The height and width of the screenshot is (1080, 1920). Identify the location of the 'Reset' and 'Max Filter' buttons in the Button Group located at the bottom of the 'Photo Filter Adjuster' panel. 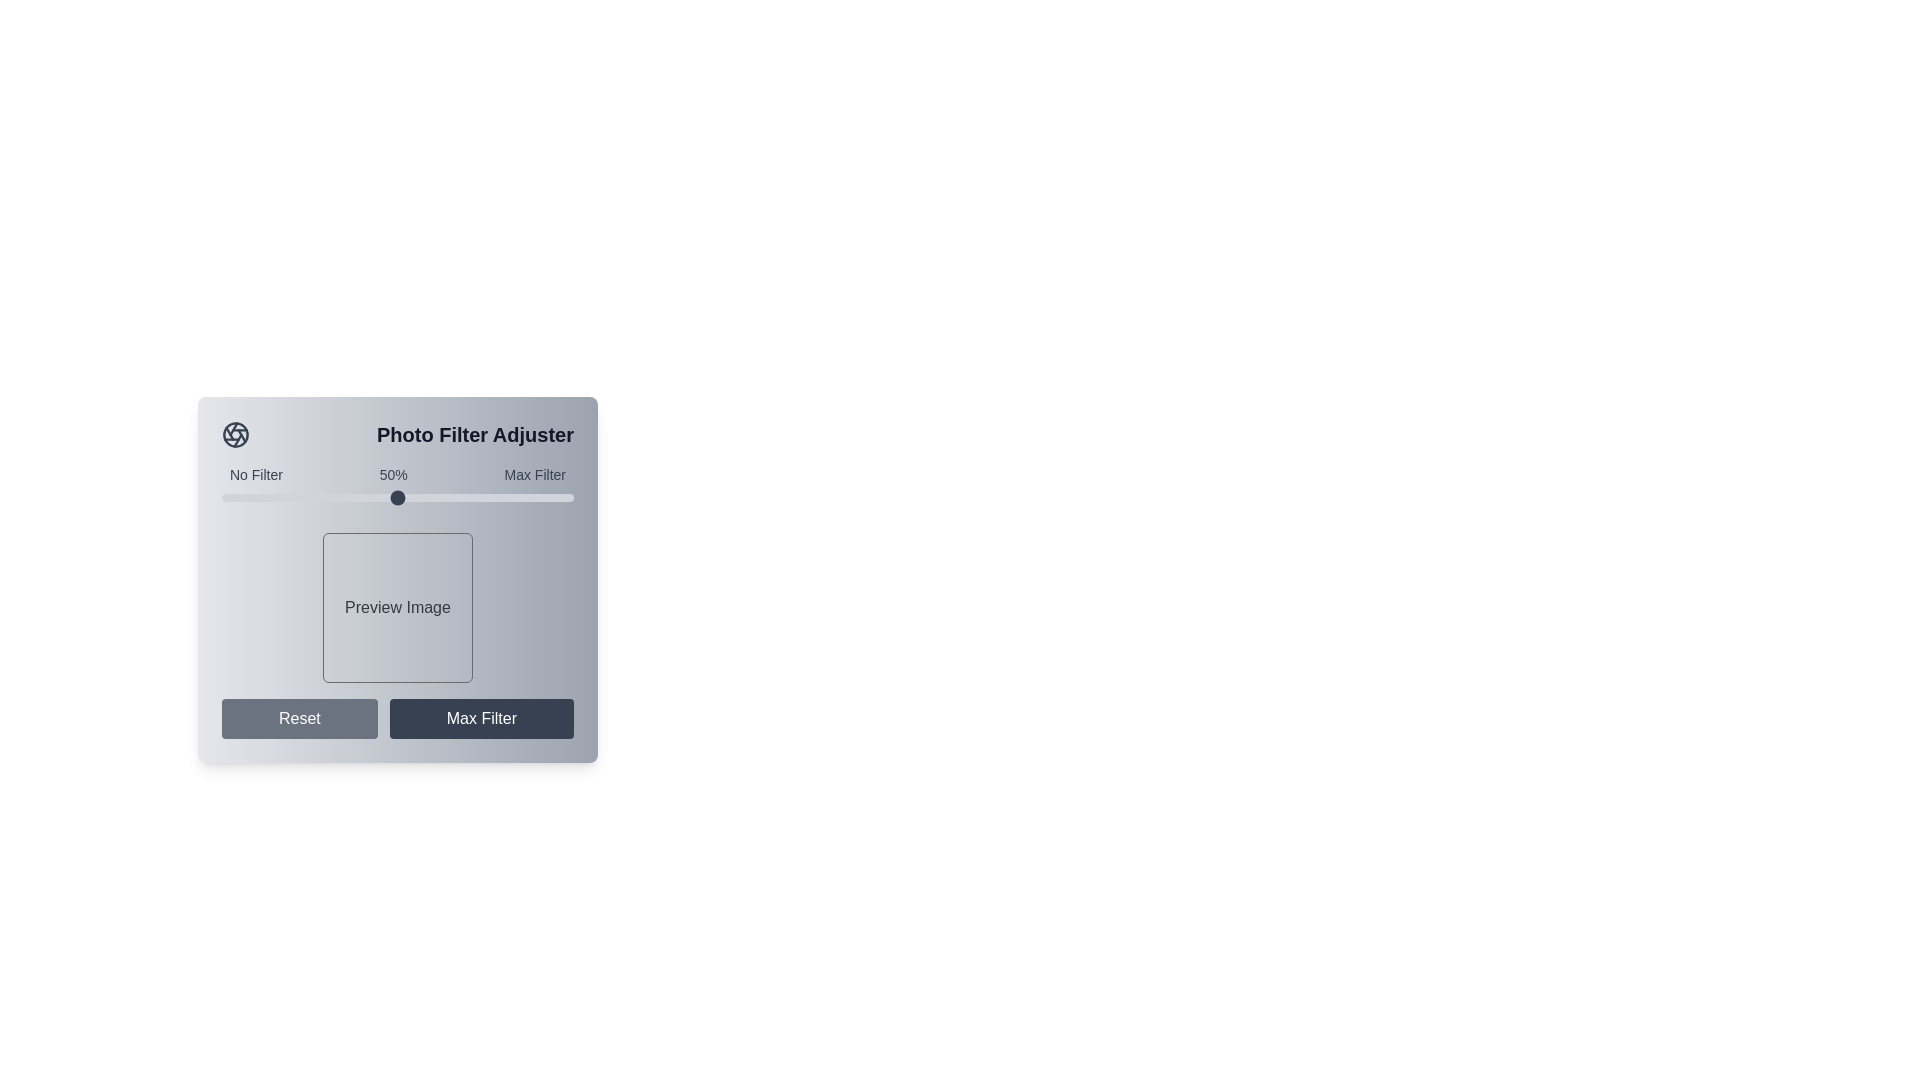
(398, 717).